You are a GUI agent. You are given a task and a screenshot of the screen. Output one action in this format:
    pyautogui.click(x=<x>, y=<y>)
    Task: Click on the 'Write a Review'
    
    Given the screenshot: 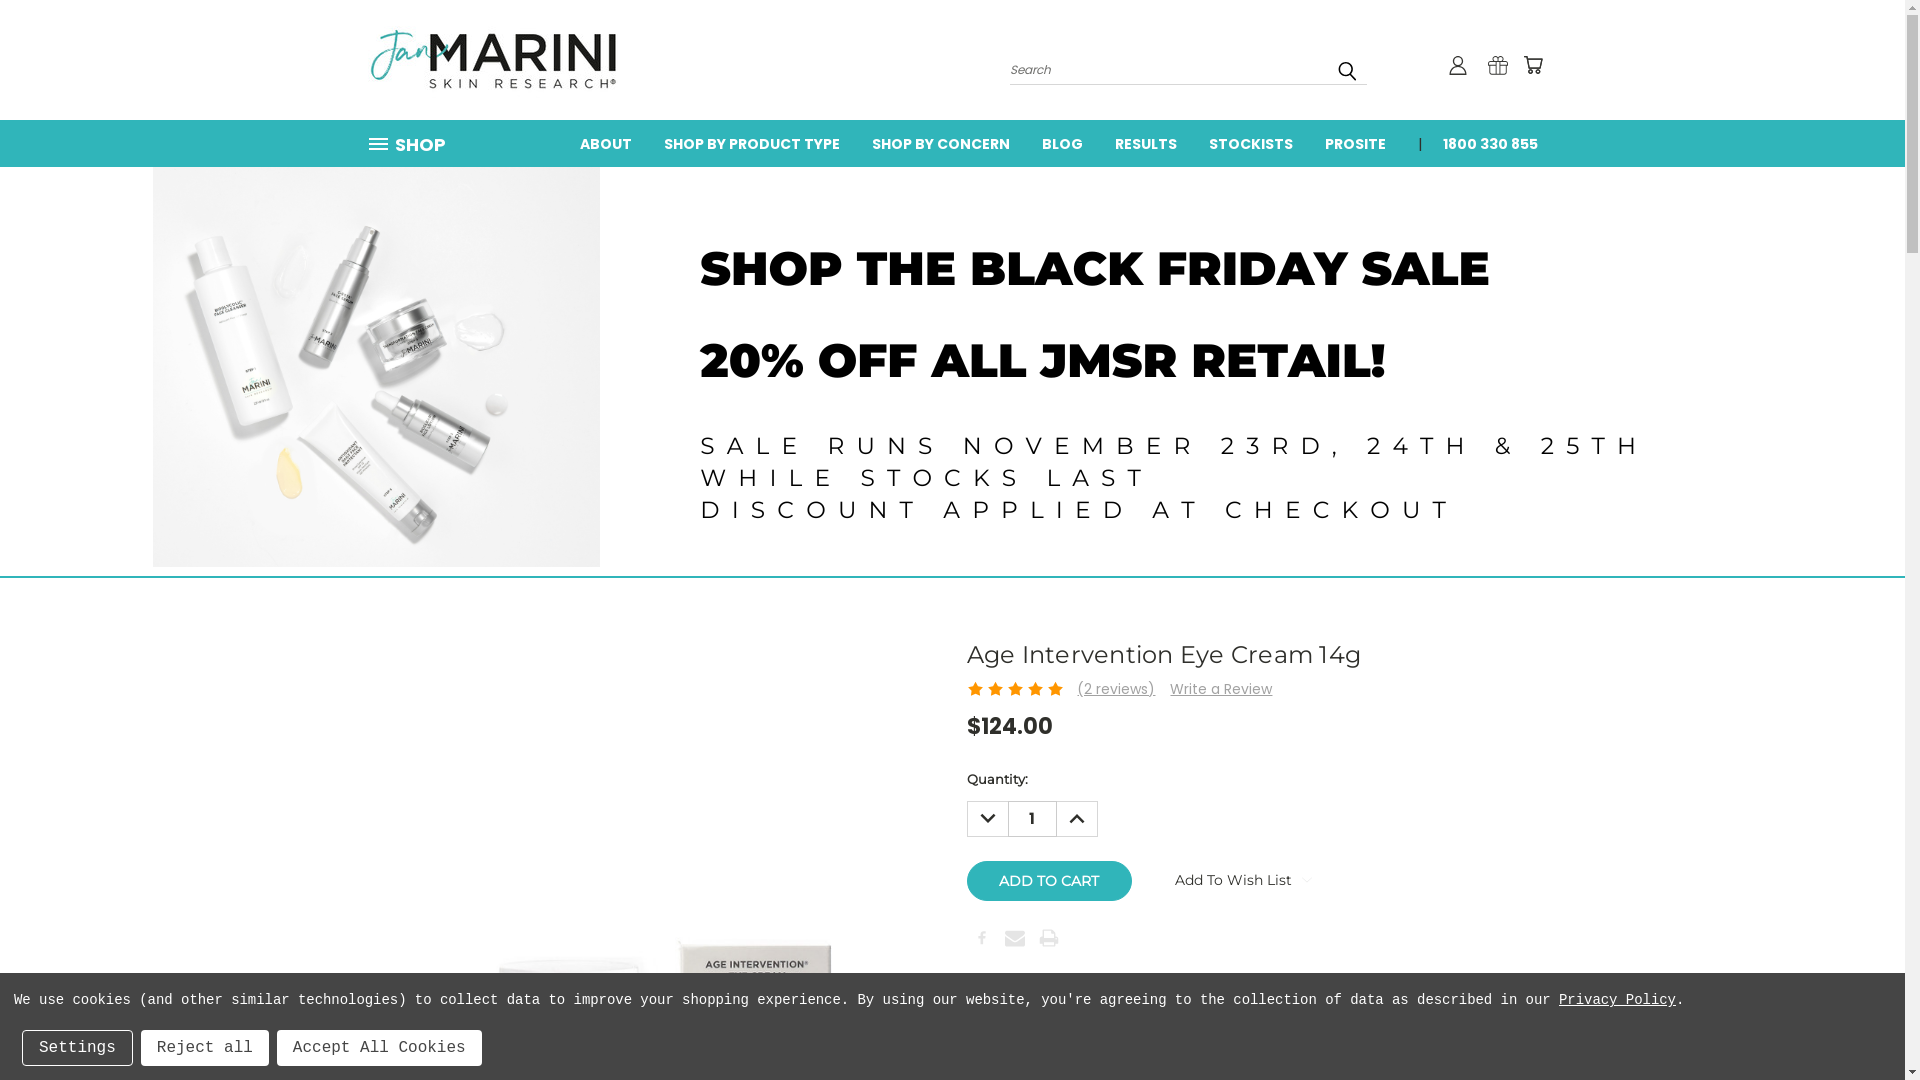 What is the action you would take?
    pyautogui.click(x=1170, y=688)
    